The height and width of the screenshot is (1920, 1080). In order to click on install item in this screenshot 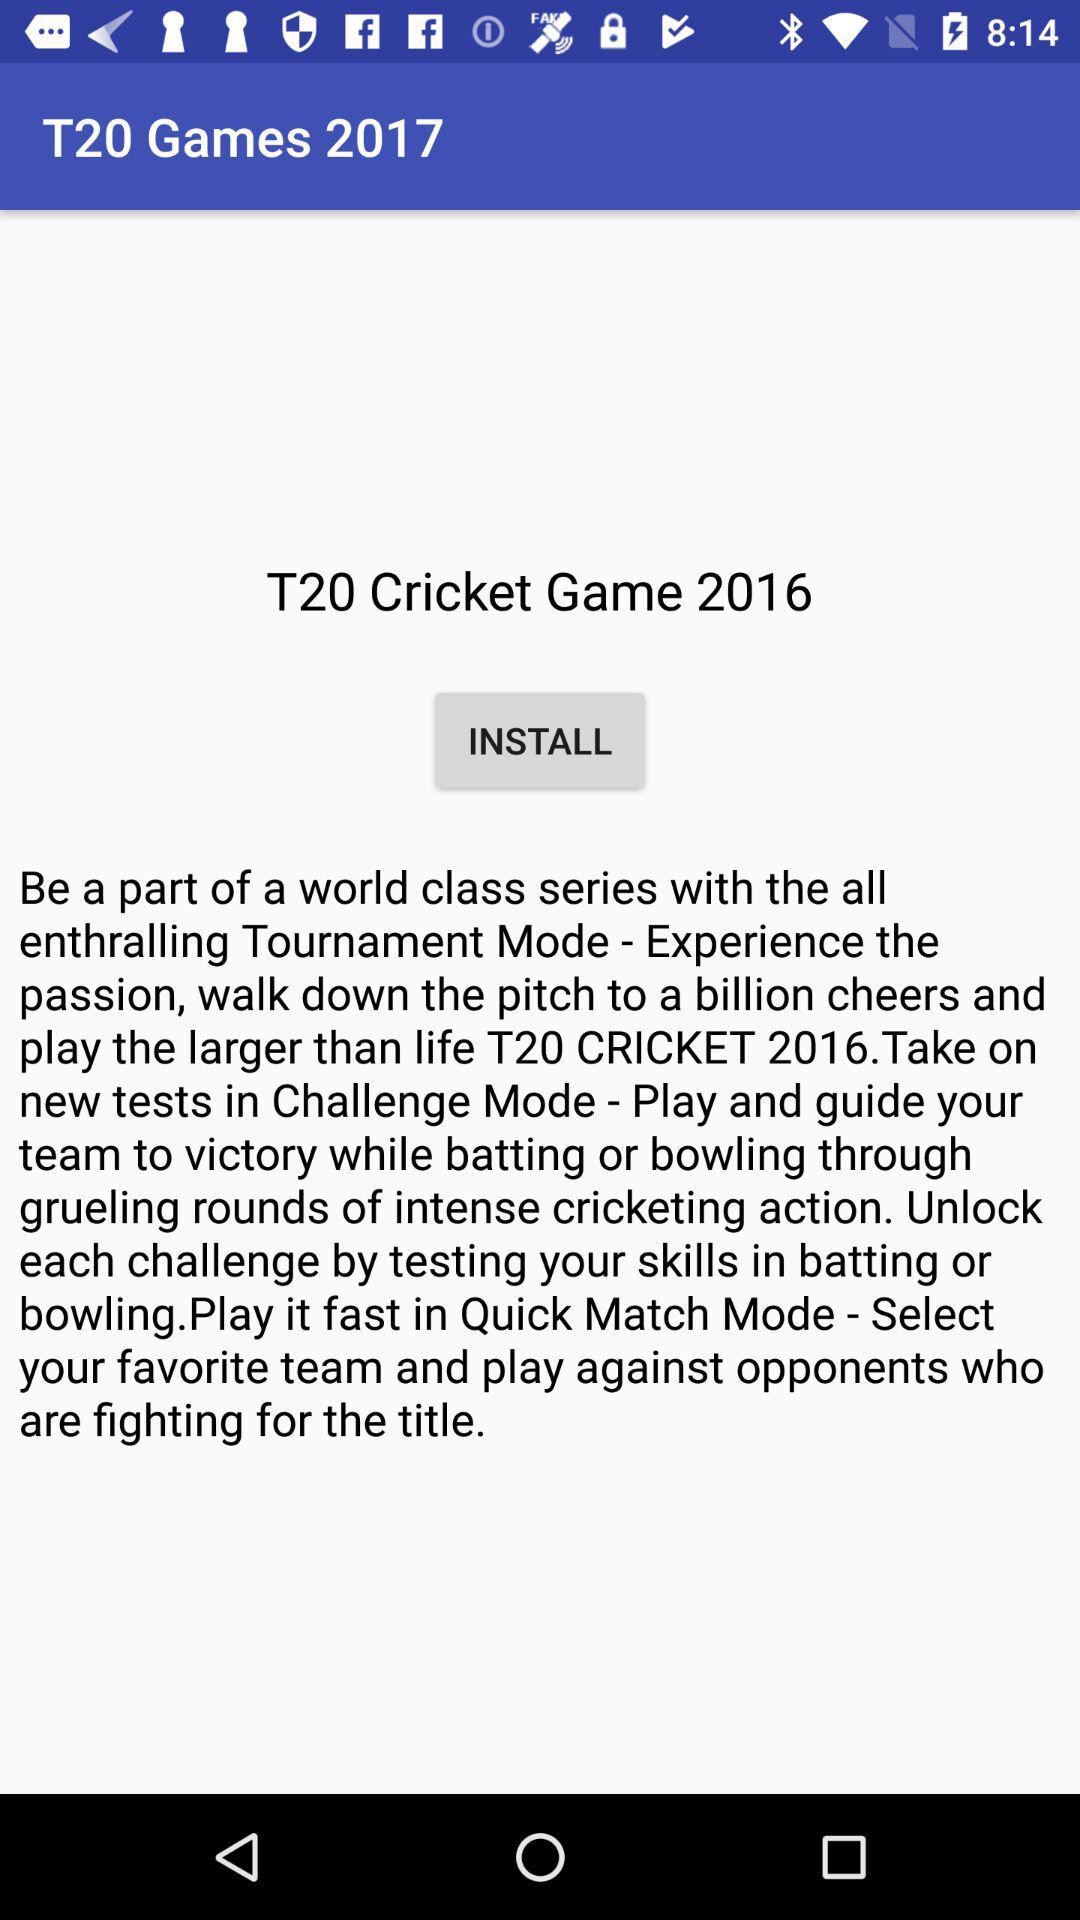, I will do `click(540, 739)`.